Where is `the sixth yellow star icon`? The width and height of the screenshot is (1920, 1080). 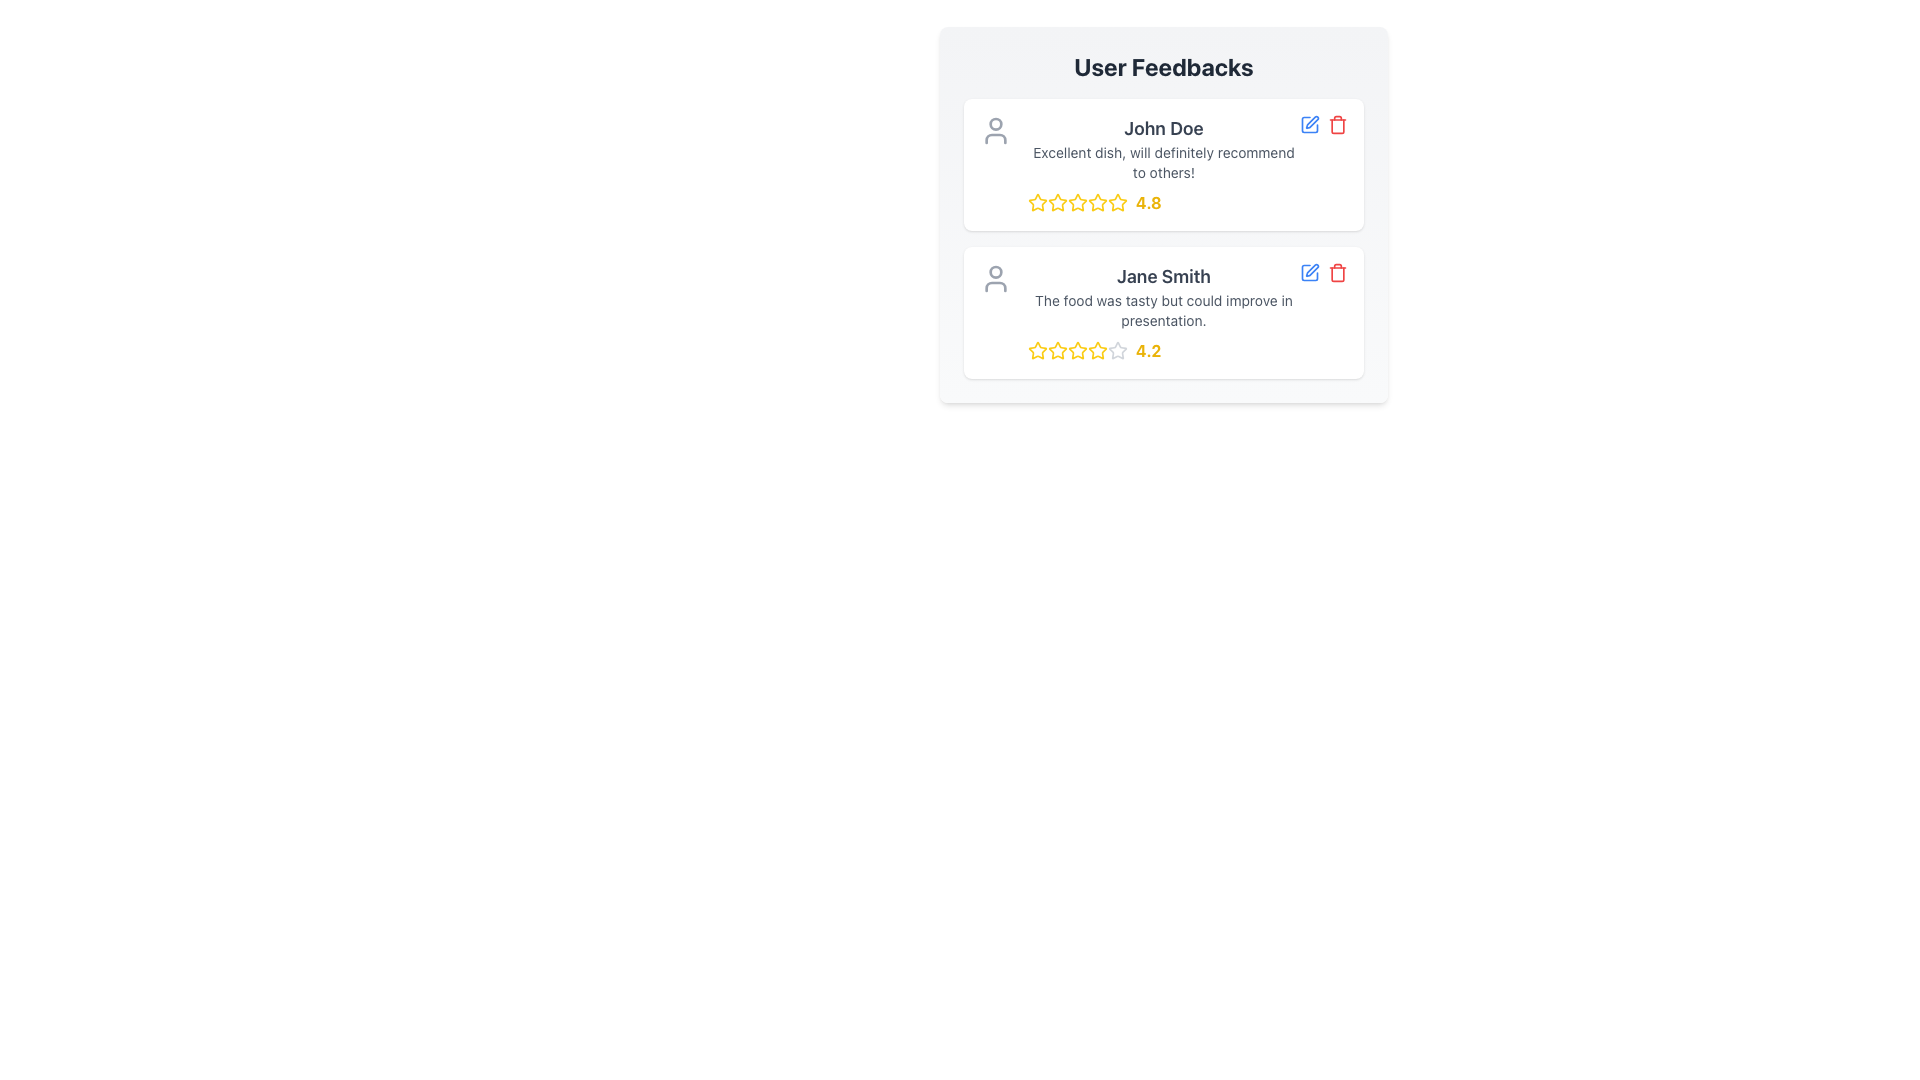 the sixth yellow star icon is located at coordinates (1097, 203).